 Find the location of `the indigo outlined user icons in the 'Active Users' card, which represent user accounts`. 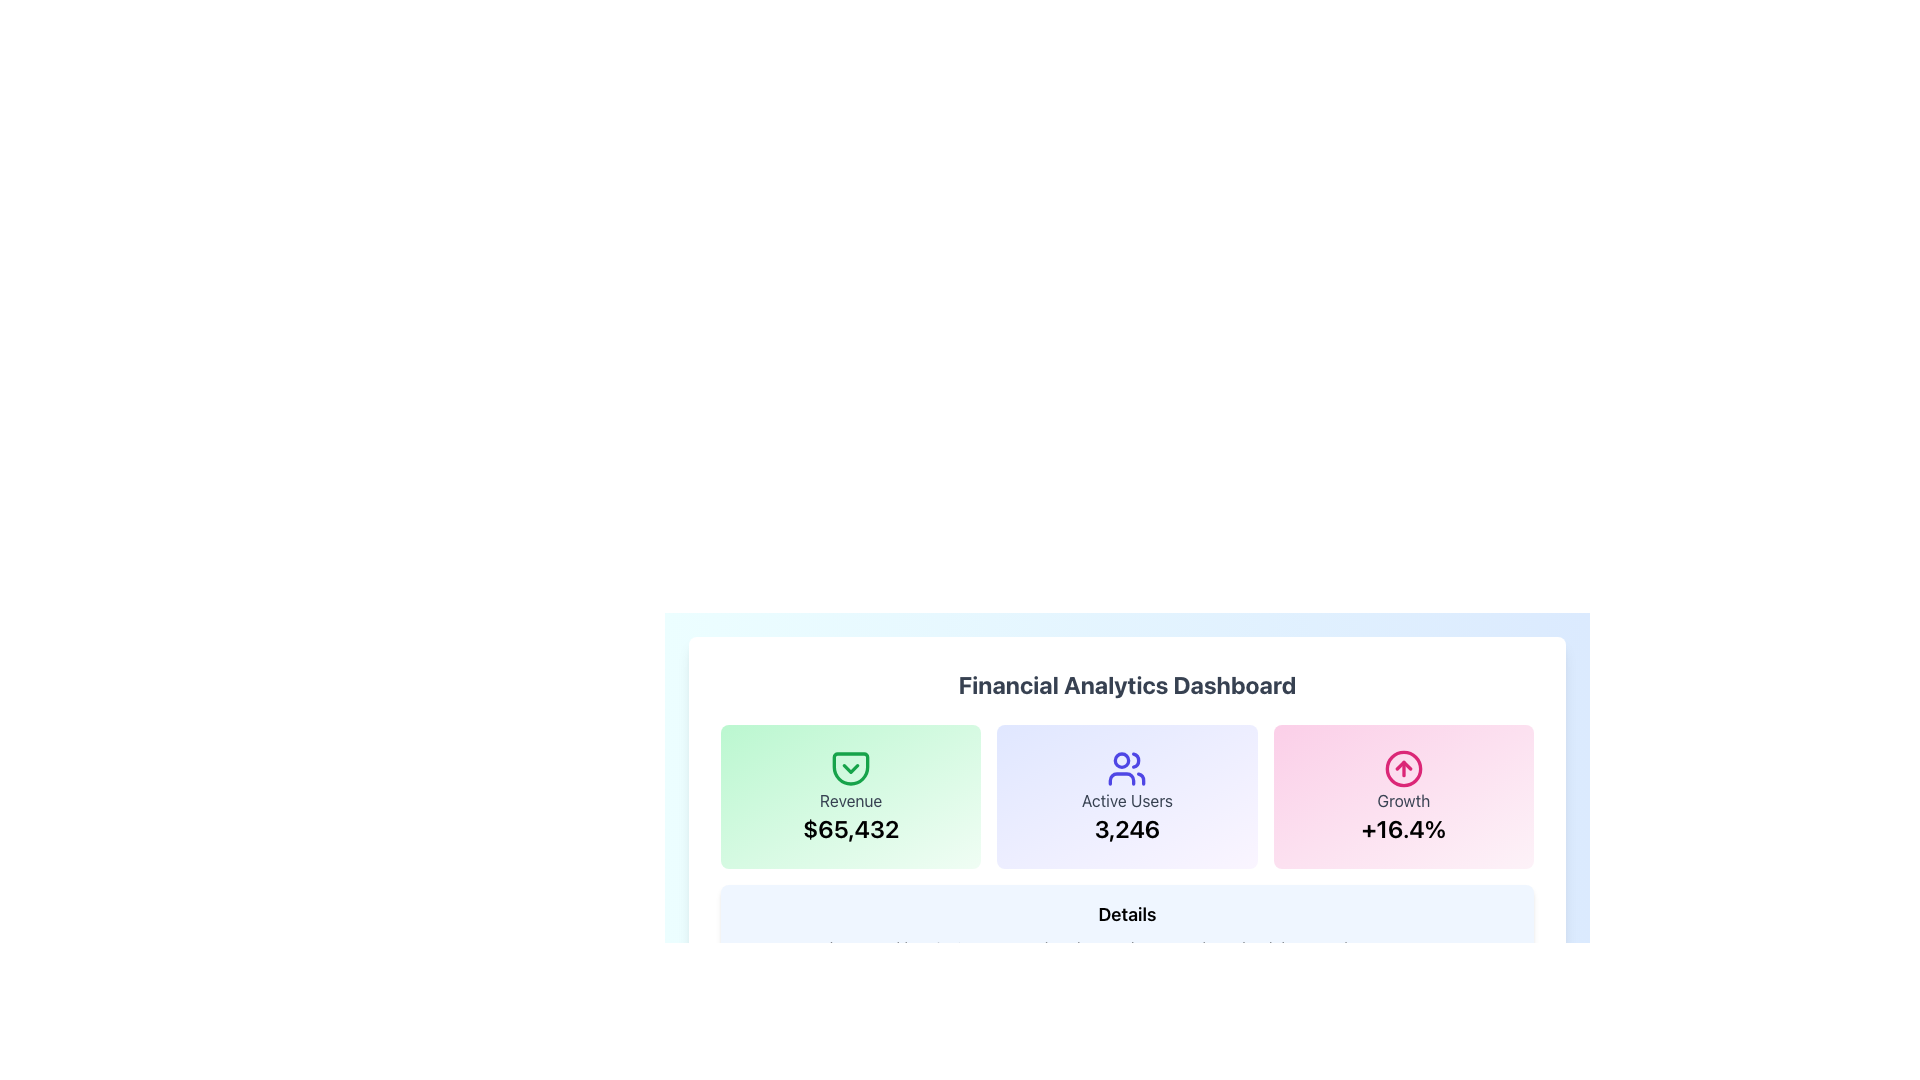

the indigo outlined user icons in the 'Active Users' card, which represent user accounts is located at coordinates (1127, 767).